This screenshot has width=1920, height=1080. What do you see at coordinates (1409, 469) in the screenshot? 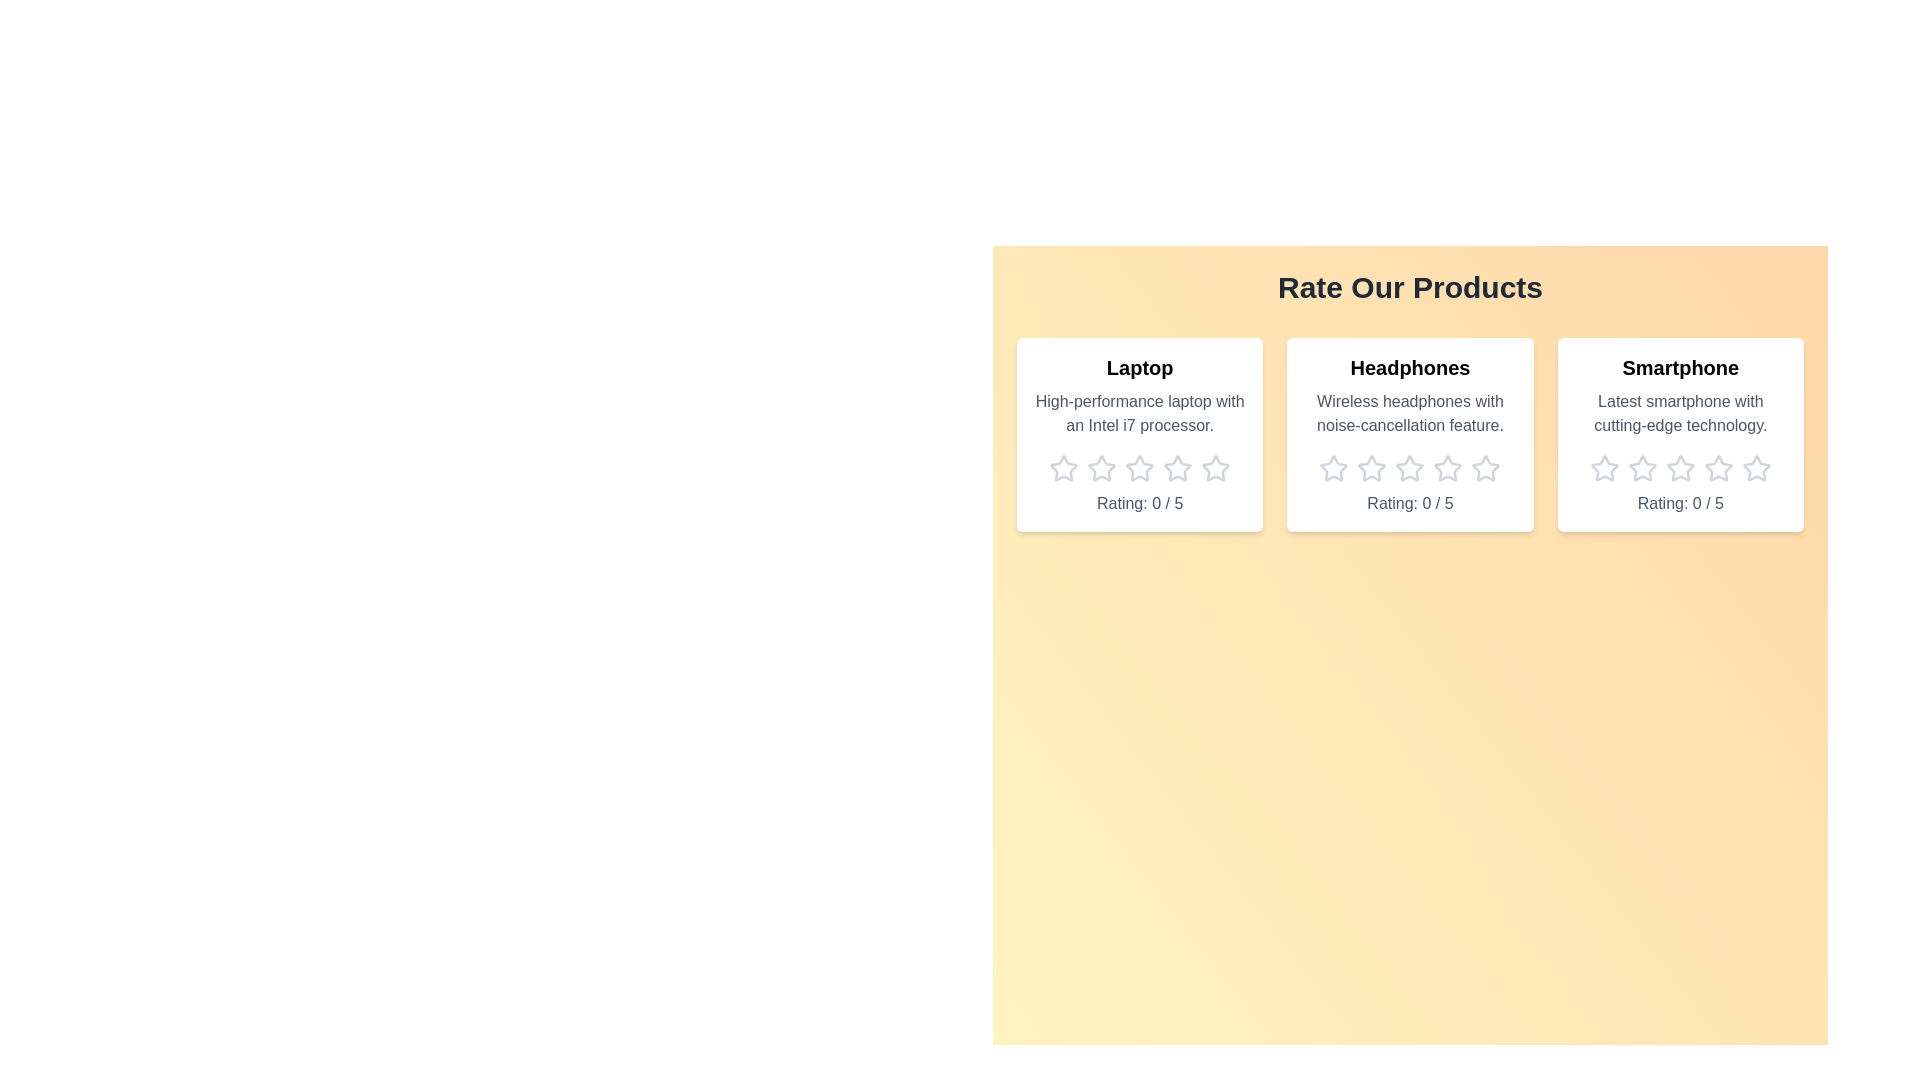
I see `the star icon corresponding to 3 stars for the product Headphones` at bounding box center [1409, 469].